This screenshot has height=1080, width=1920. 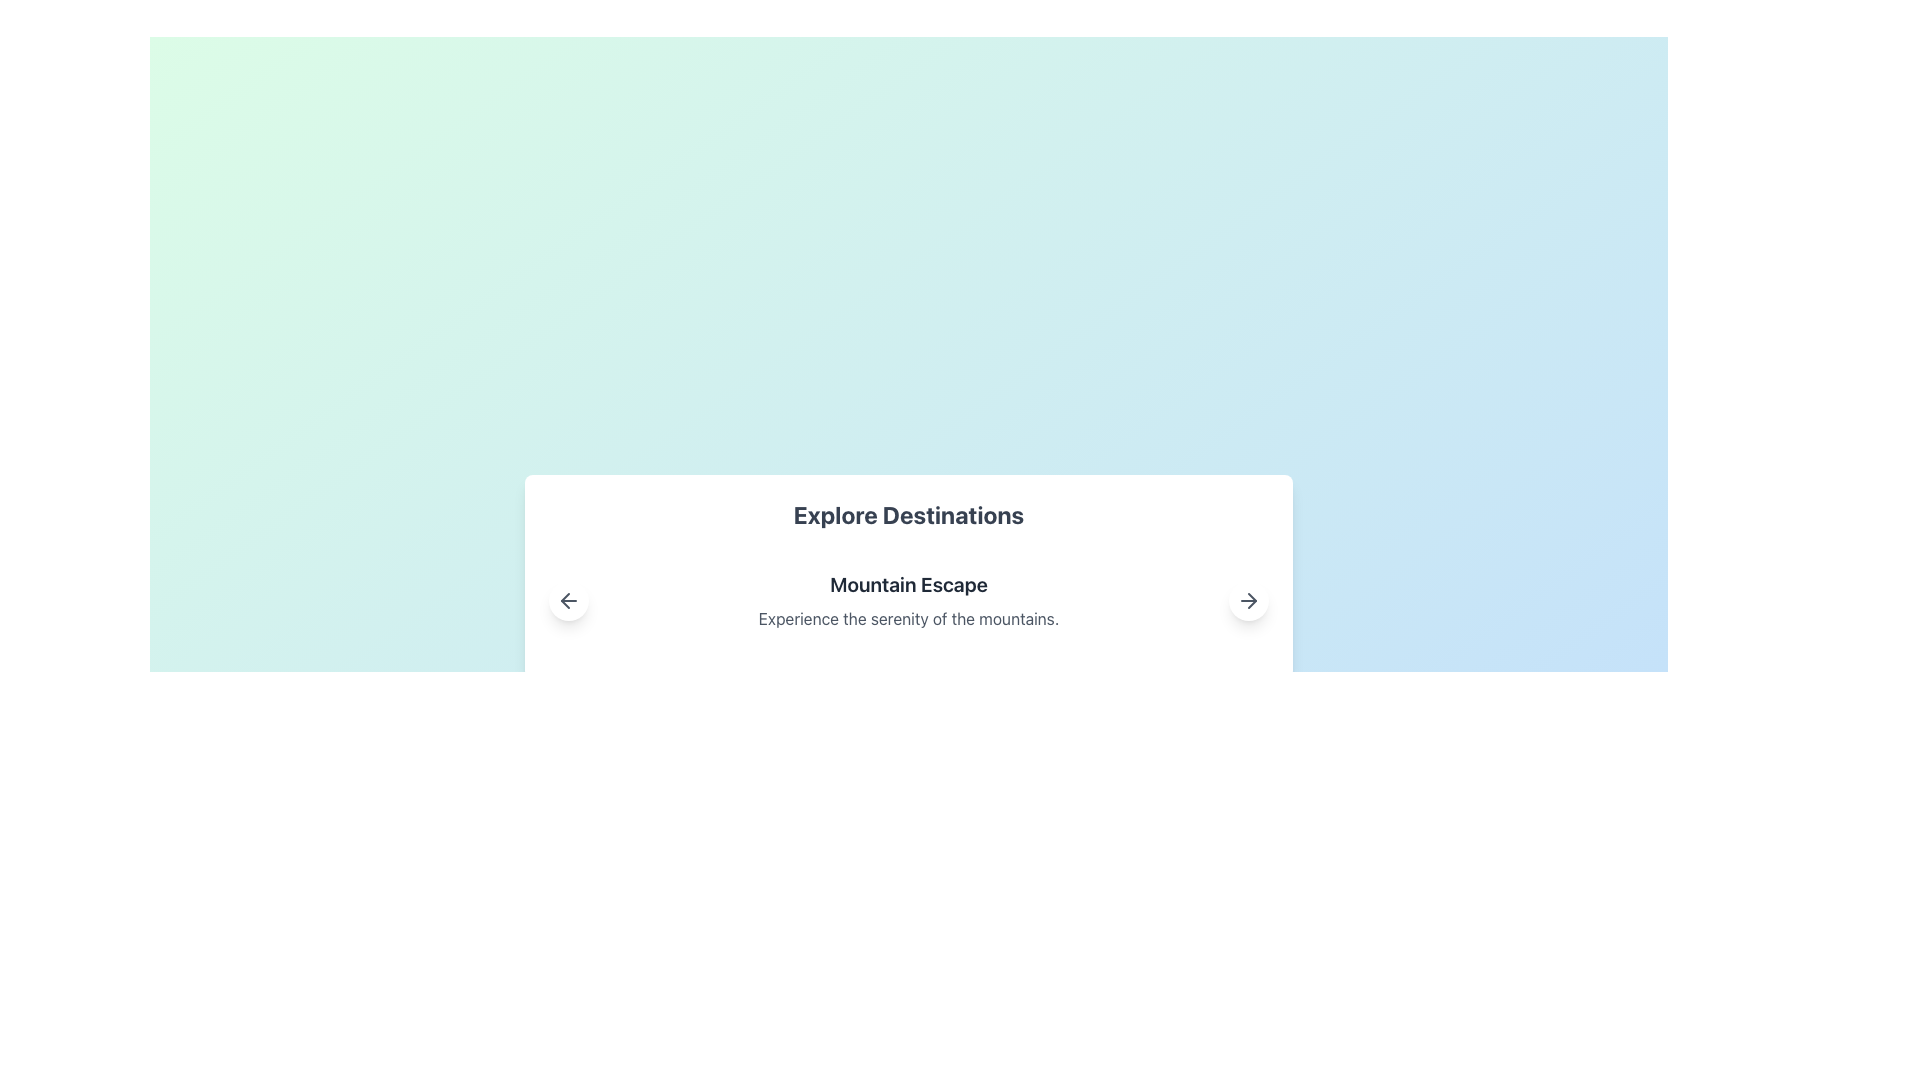 I want to click on the circular button with a white background and a leftward arrow icon to observe its hover effects, so click(x=568, y=600).